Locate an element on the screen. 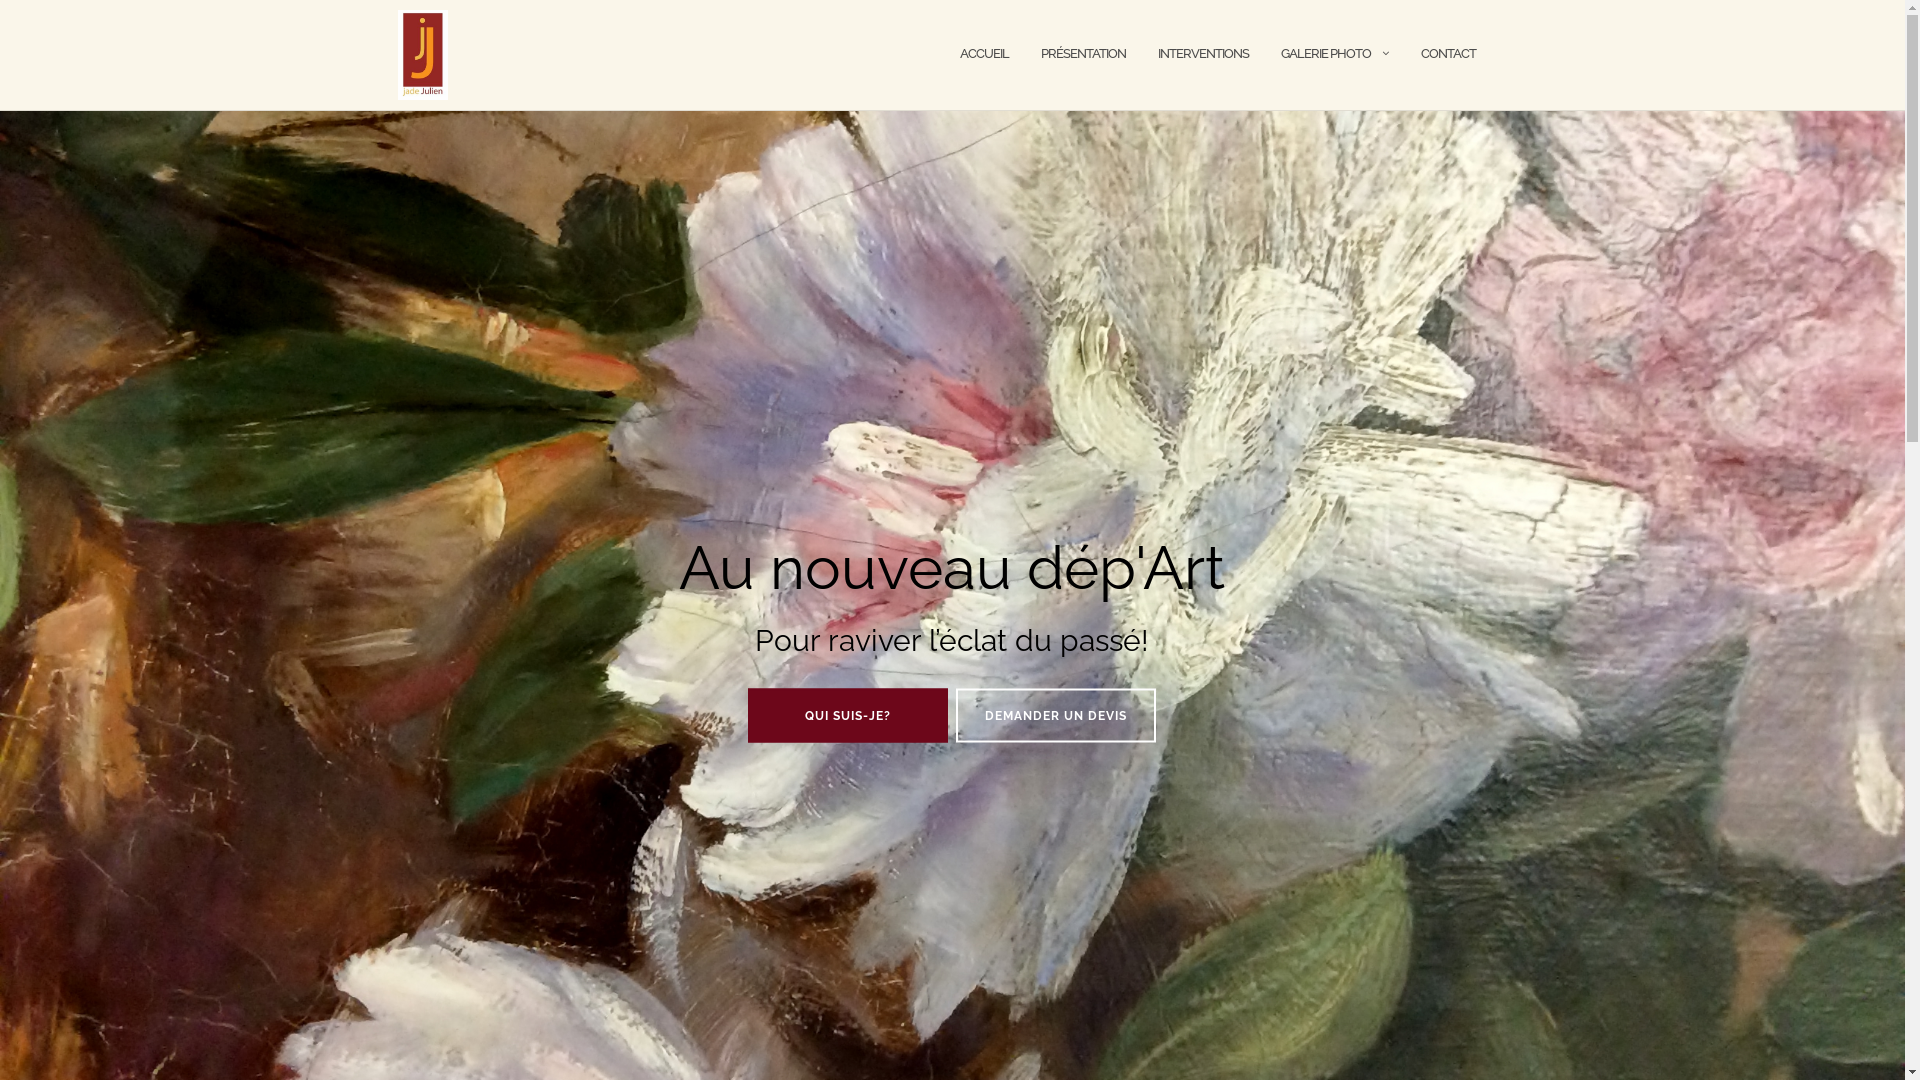 This screenshot has width=1920, height=1080. 'ACCUEIL' is located at coordinates (984, 53).